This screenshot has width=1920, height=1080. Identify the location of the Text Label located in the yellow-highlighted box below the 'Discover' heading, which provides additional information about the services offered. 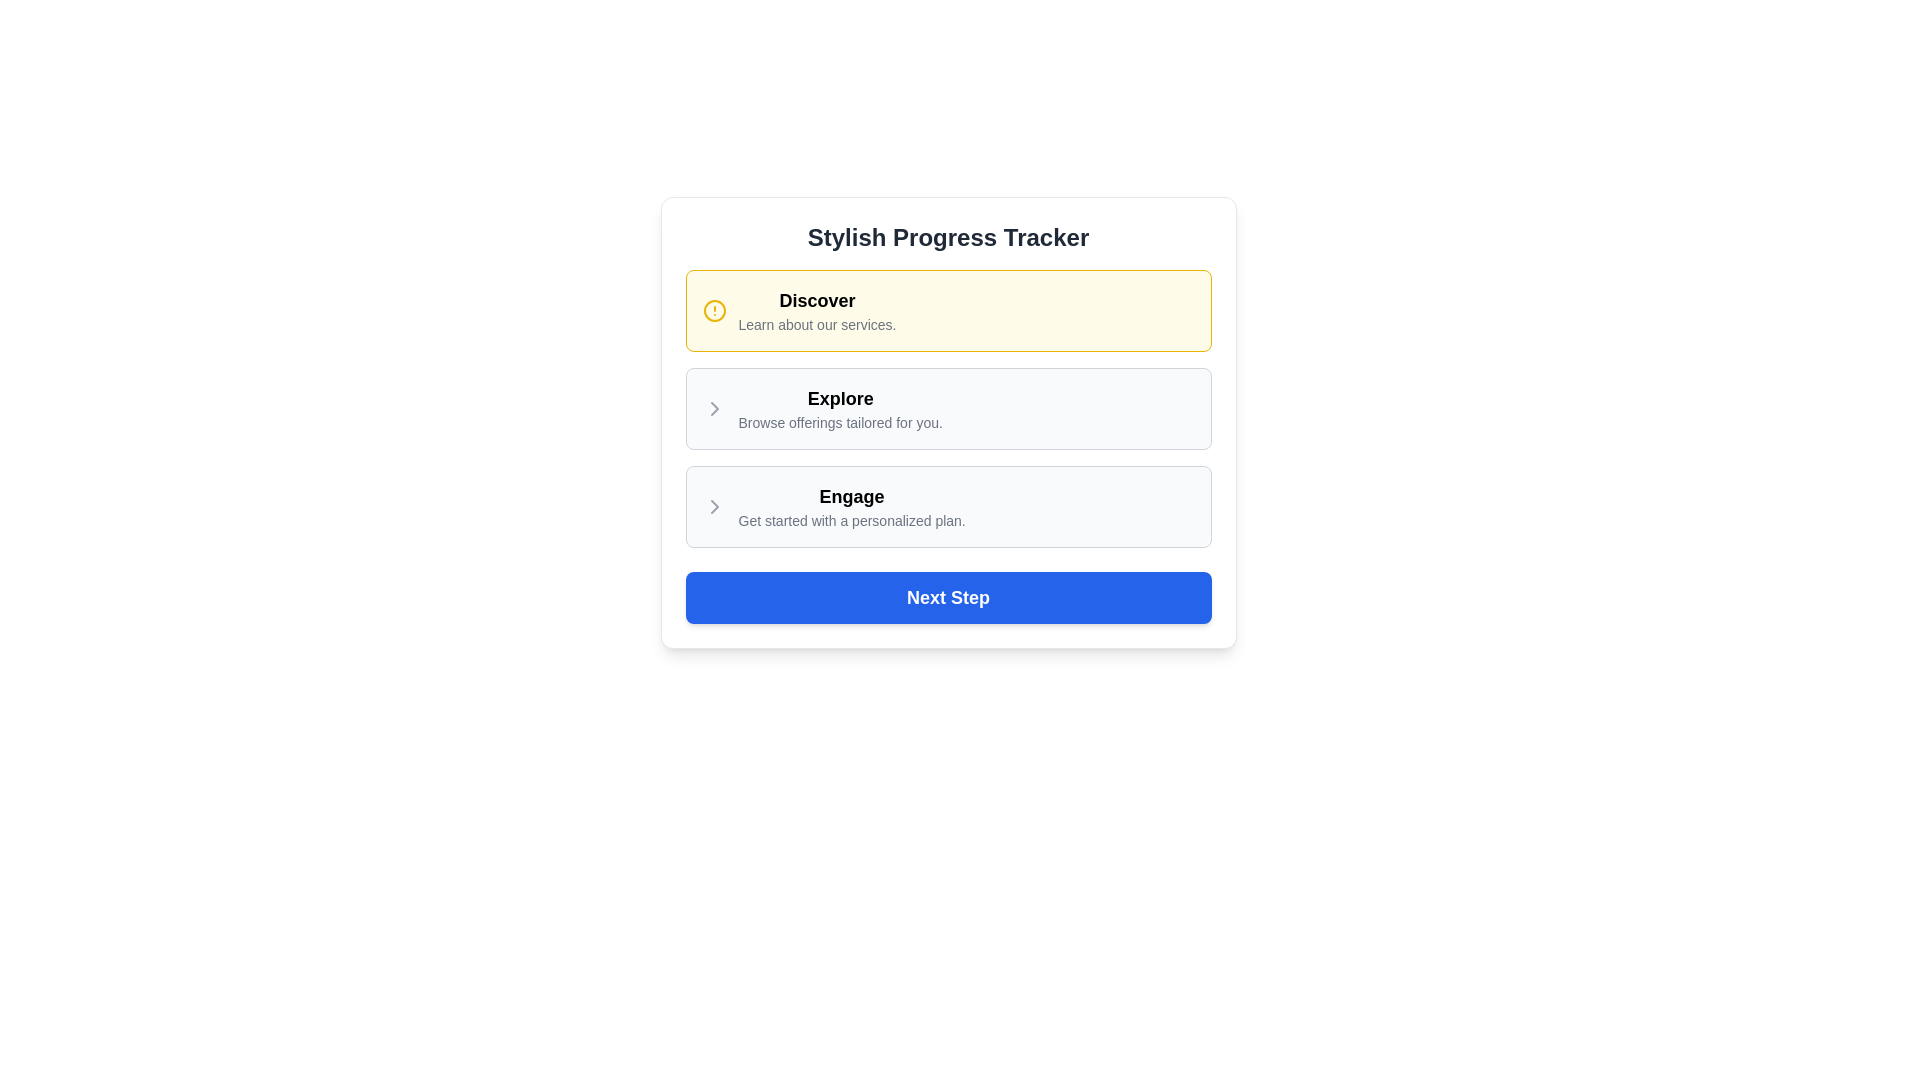
(817, 323).